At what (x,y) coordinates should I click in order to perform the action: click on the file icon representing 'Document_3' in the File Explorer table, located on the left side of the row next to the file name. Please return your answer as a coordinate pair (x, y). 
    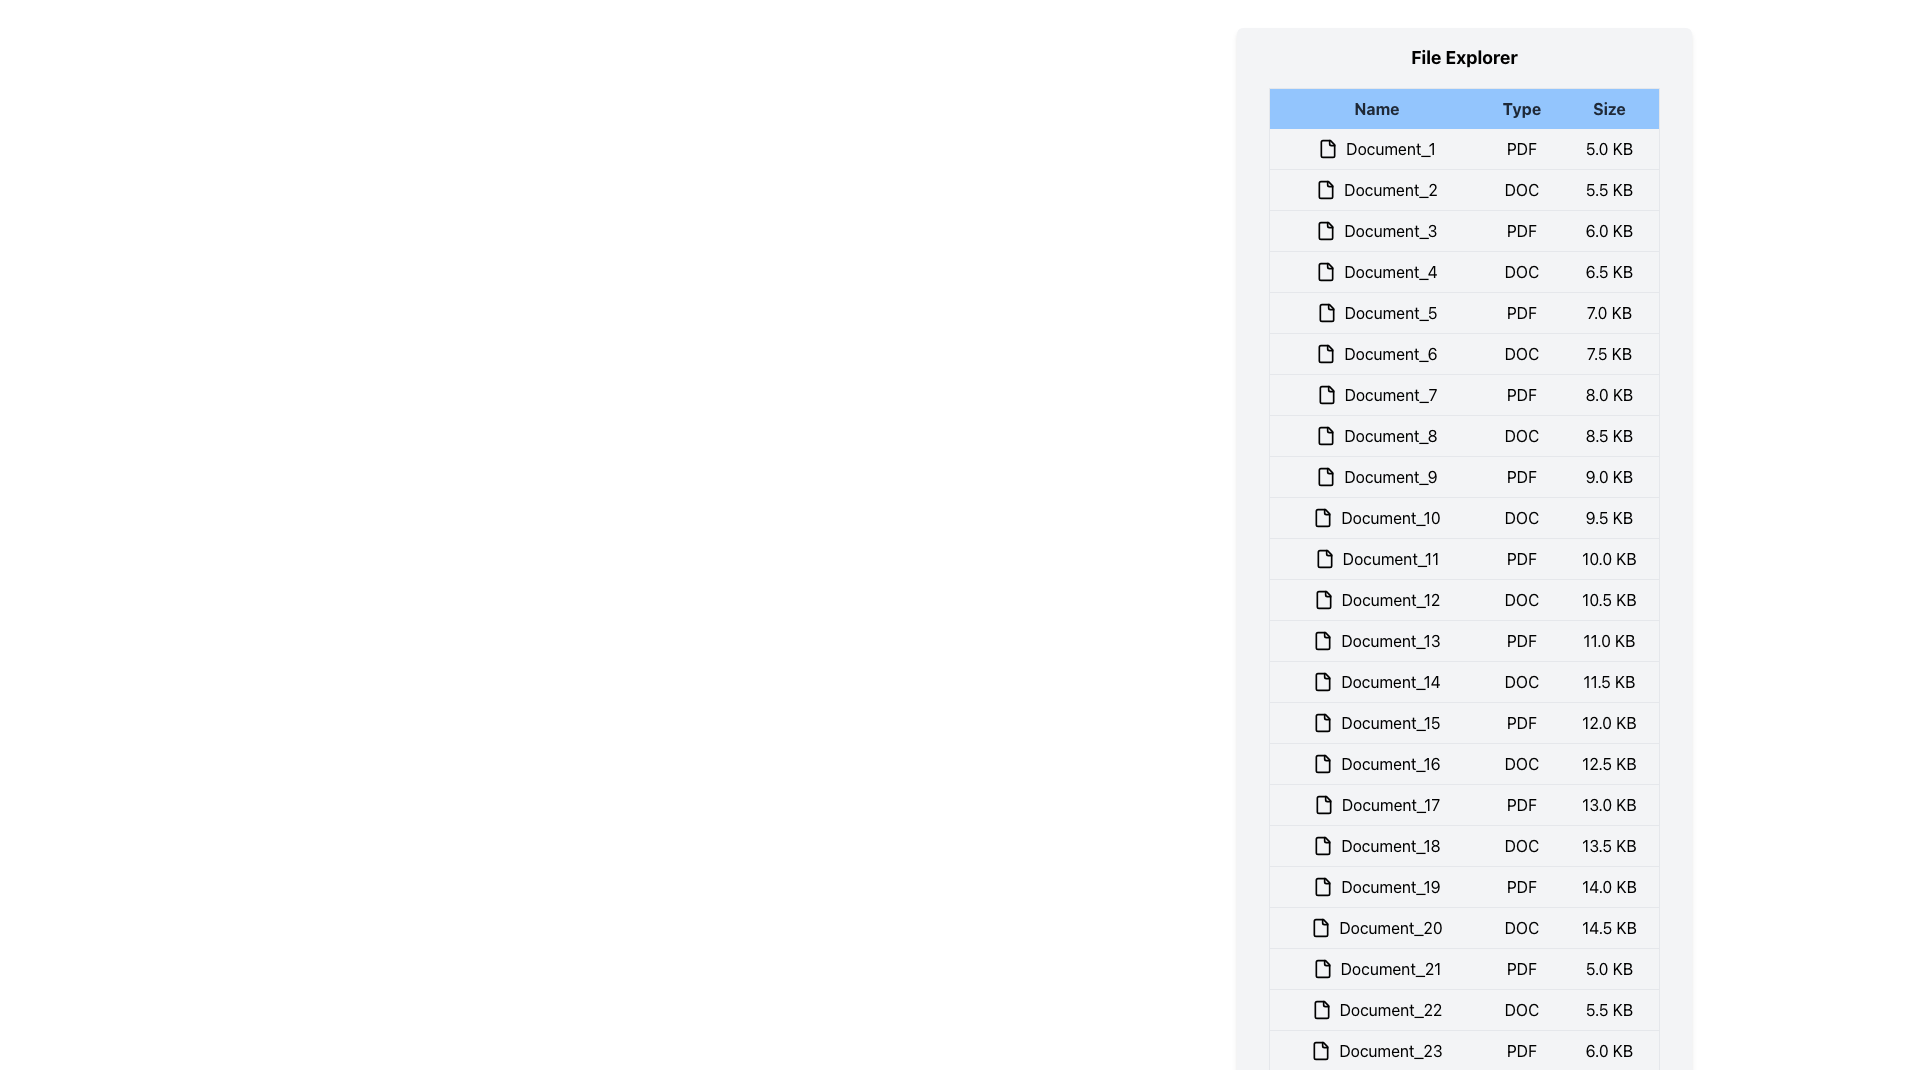
    Looking at the image, I should click on (1326, 230).